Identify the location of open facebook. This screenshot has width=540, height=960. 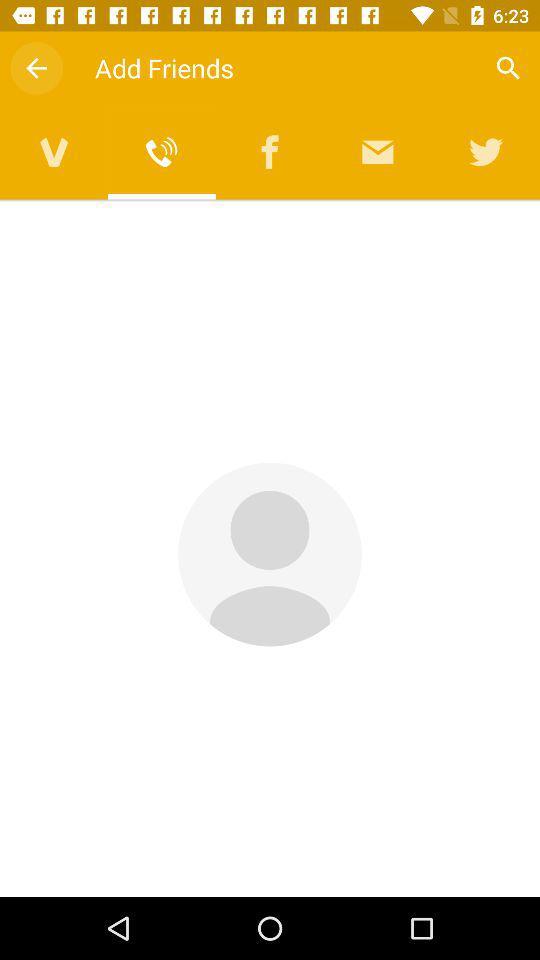
(270, 151).